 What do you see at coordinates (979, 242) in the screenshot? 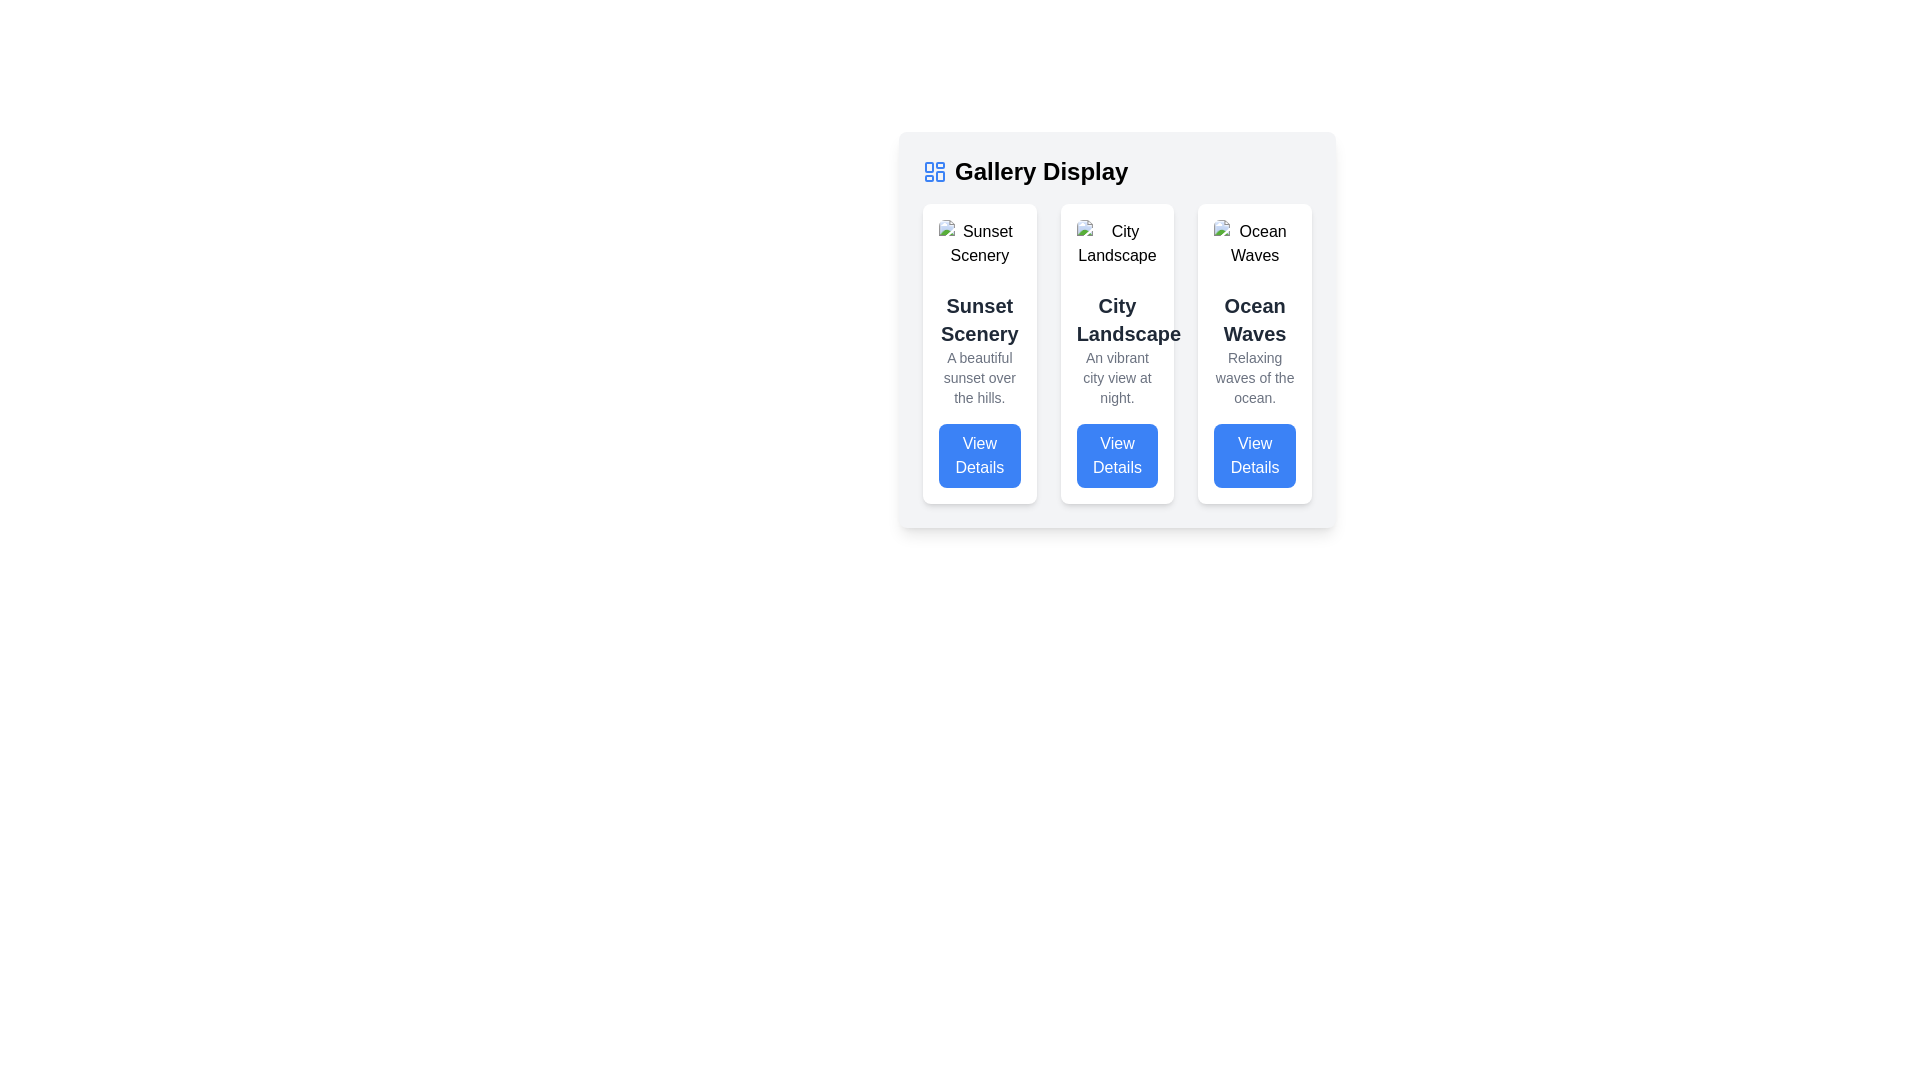
I see `the image element that visually represents the 'Sunset Scenery' section, located at the top of the leftmost card in a horizontally arranged gallery` at bounding box center [979, 242].